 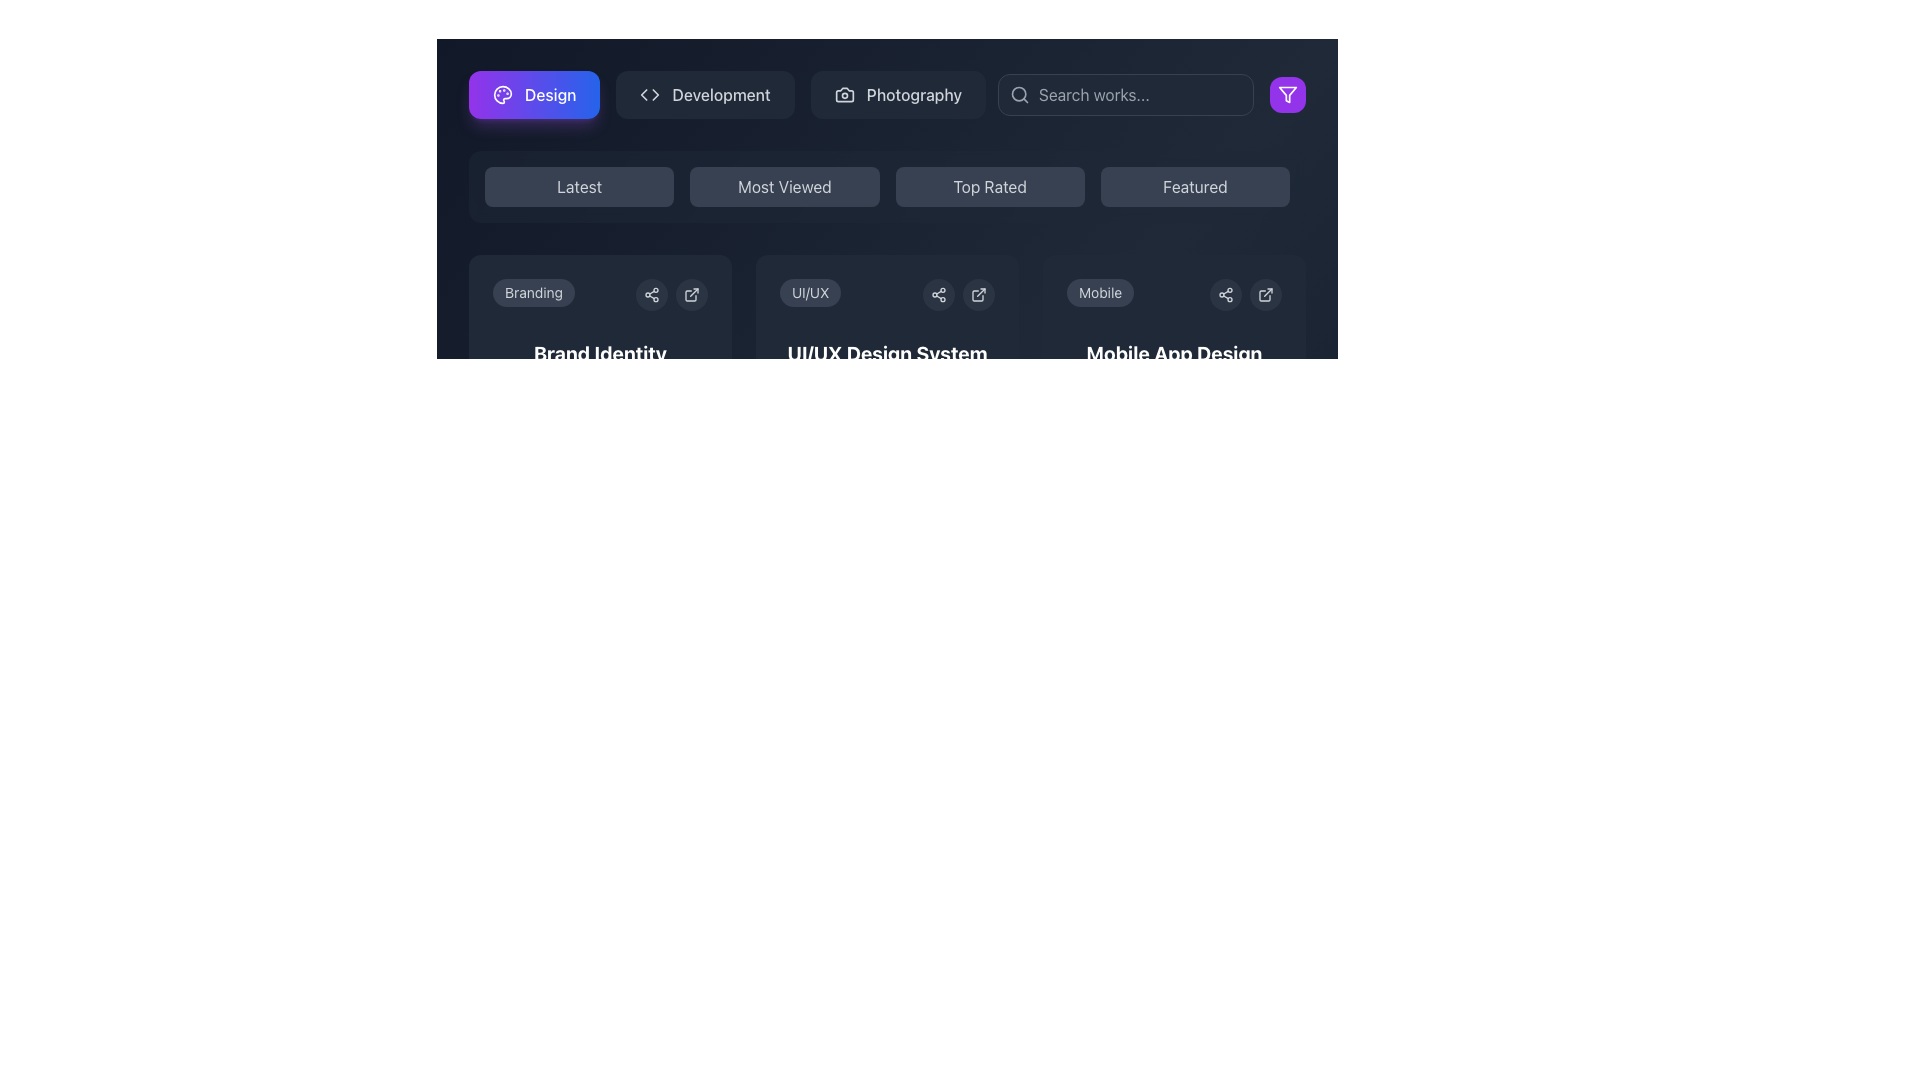 I want to click on the 'Design' button, which is a rectangular button with a gradient background from purple to blue and contains a white palette icon and the text 'Design' in white font, so click(x=534, y=95).